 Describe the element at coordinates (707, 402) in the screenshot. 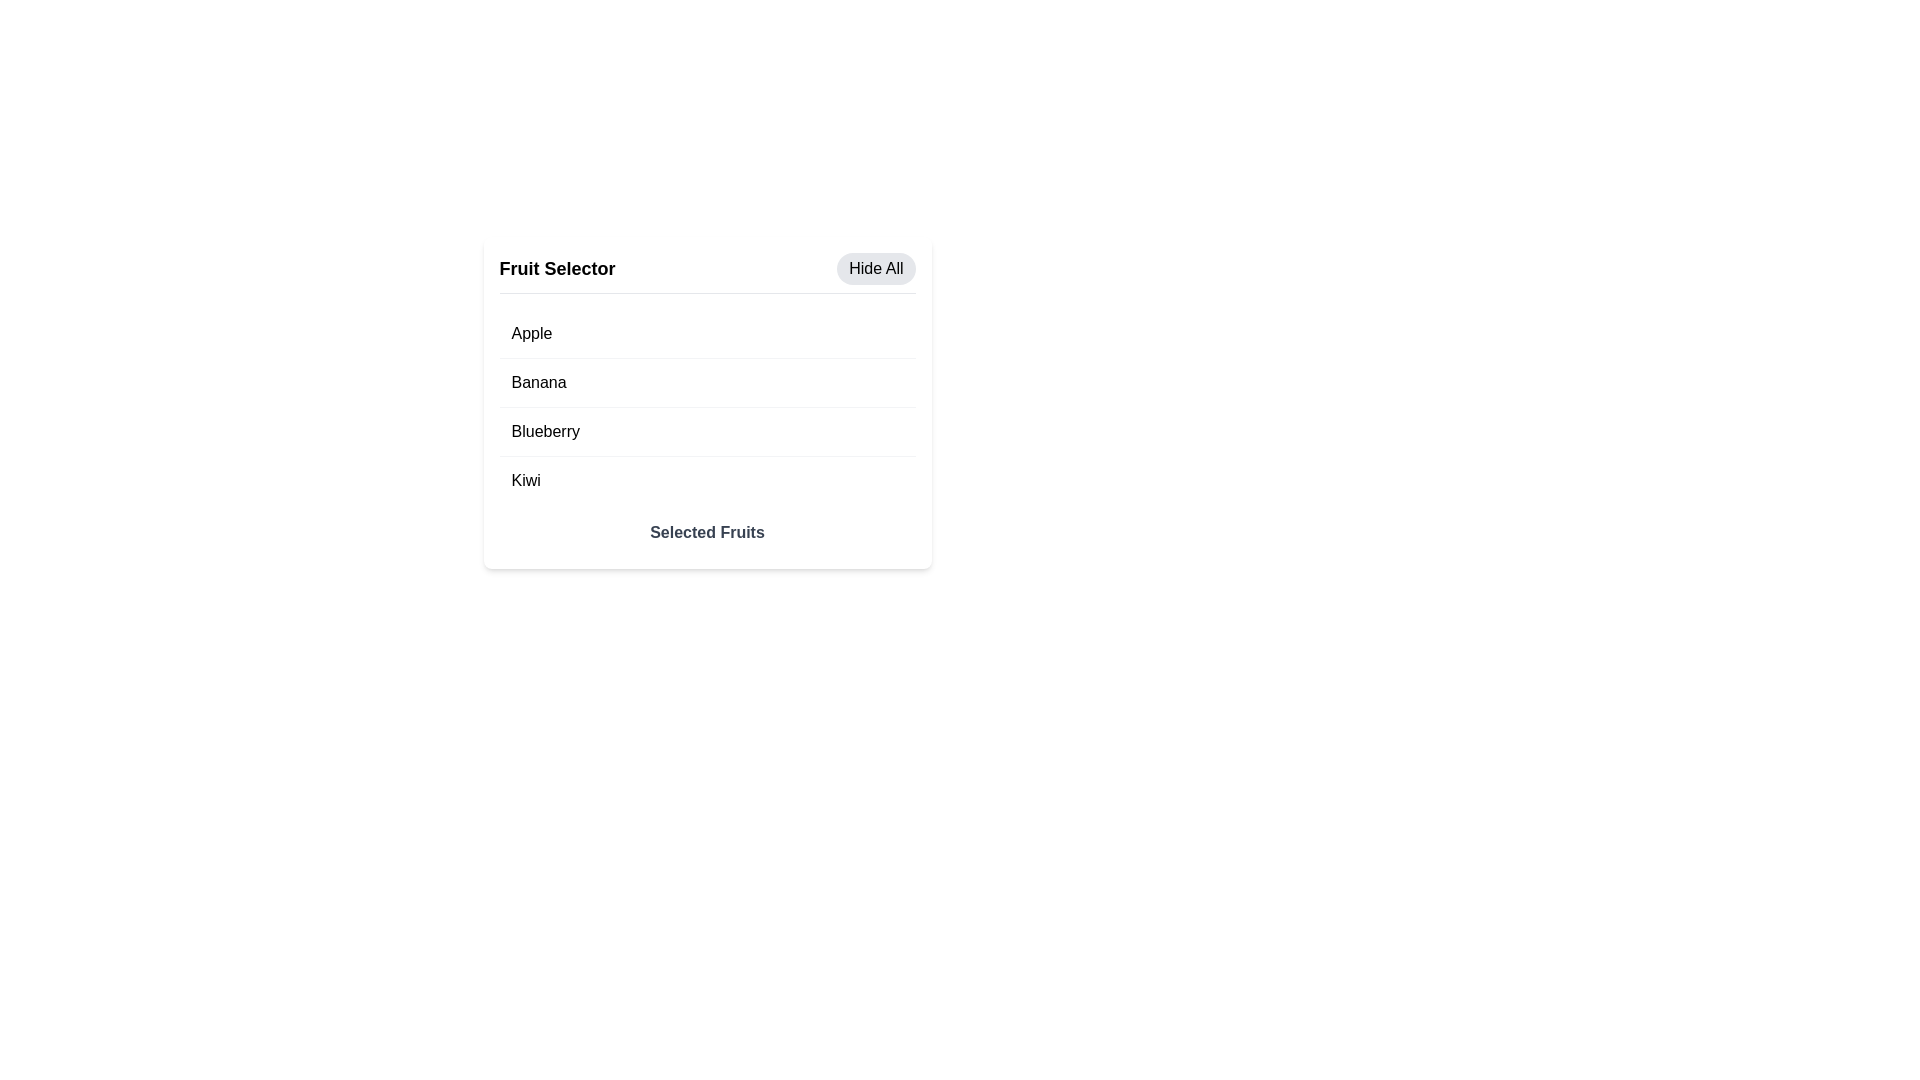

I see `the list of selectable fruits` at that location.